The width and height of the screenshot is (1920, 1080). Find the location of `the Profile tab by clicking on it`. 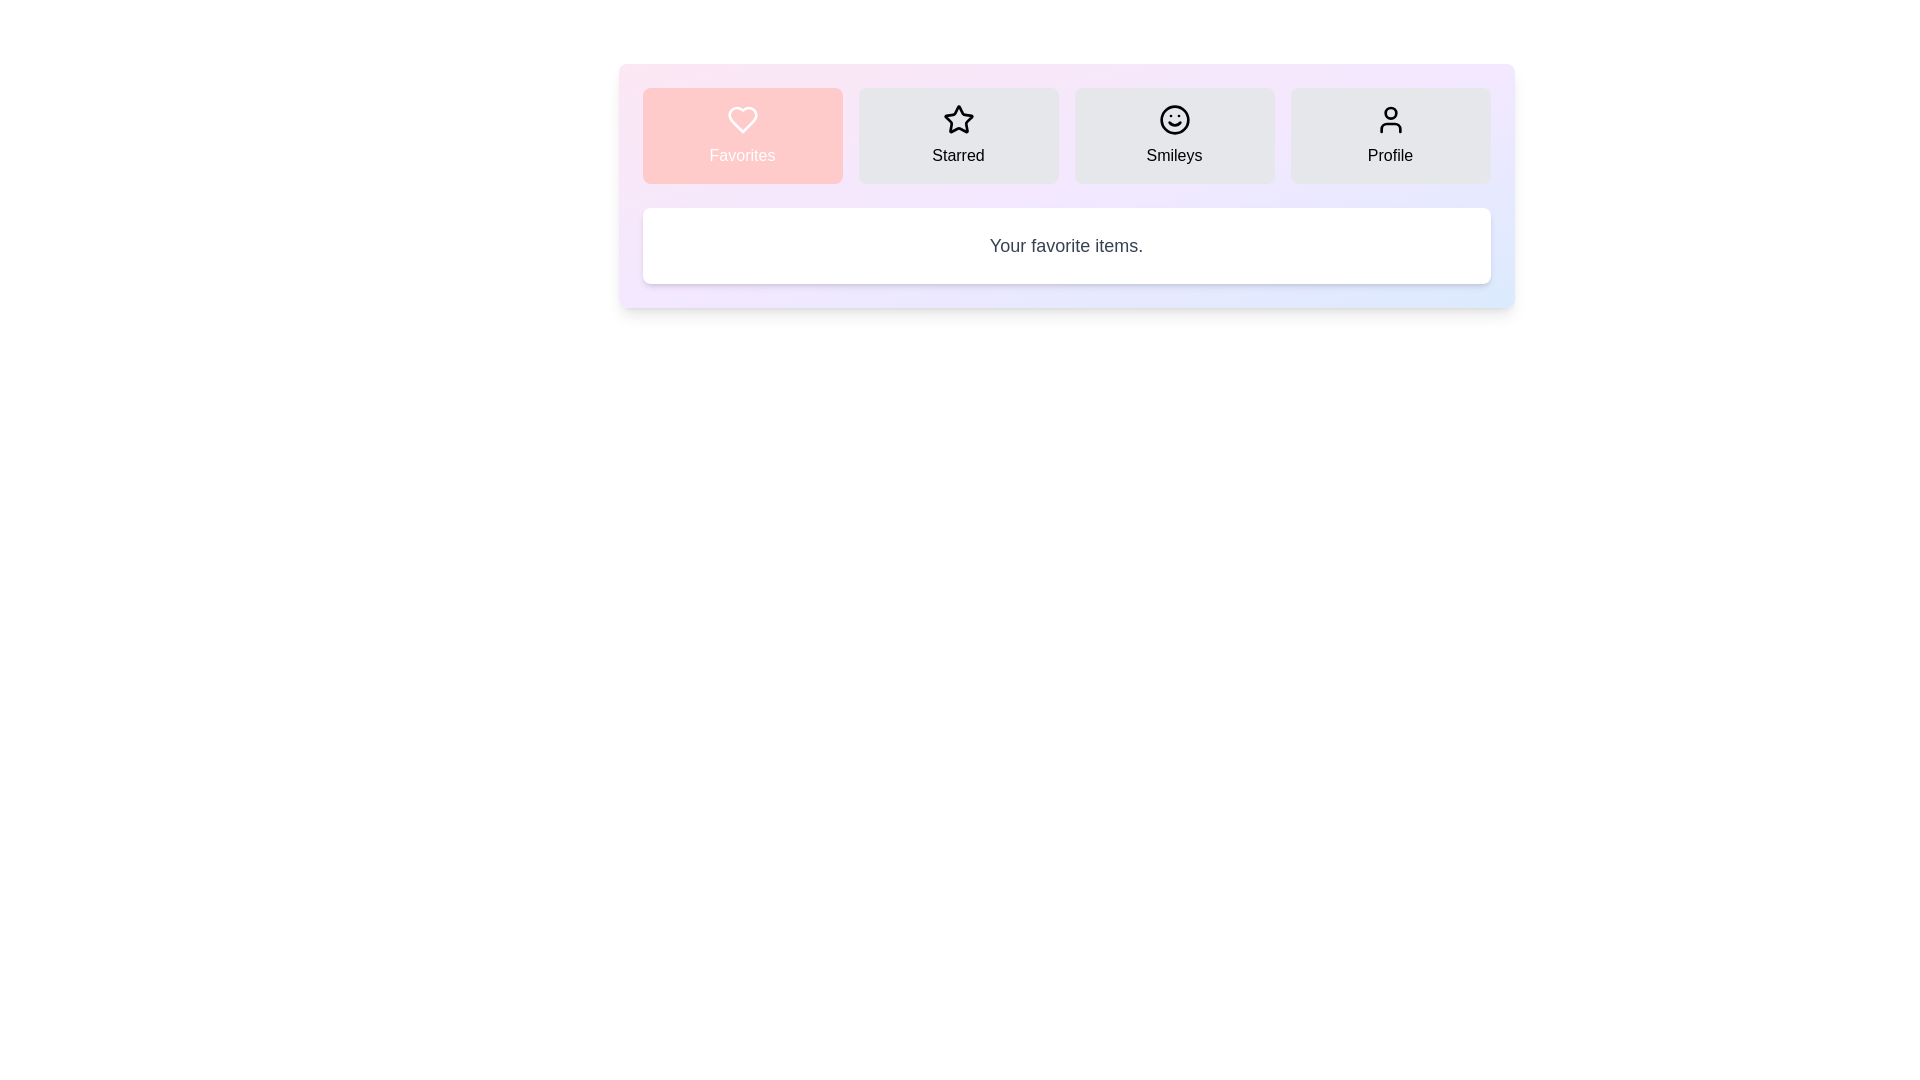

the Profile tab by clicking on it is located at coordinates (1389, 135).